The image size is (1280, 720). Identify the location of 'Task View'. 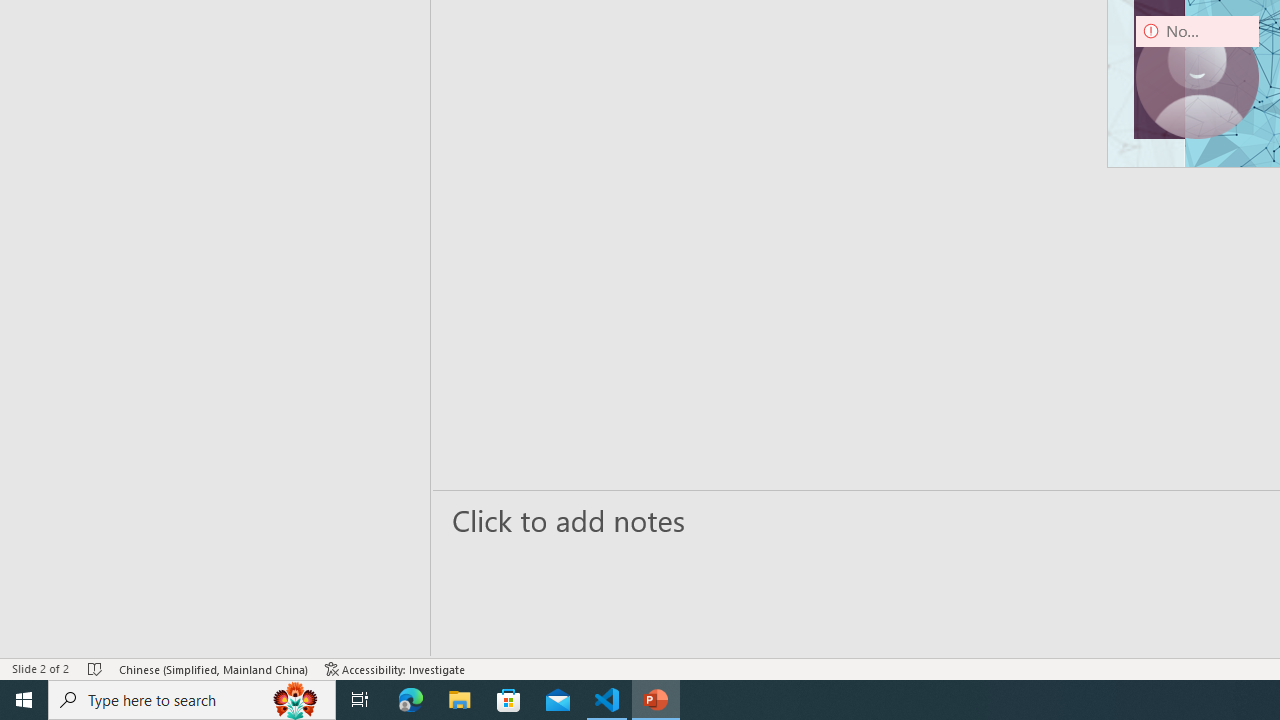
(359, 698).